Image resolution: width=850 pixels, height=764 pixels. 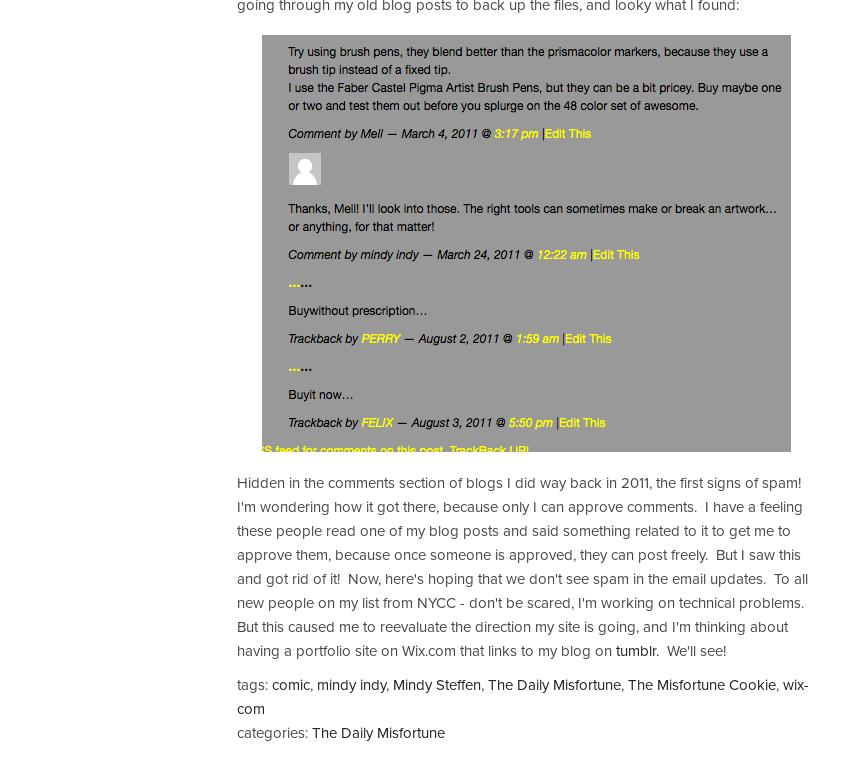 What do you see at coordinates (290, 684) in the screenshot?
I see `'comic'` at bounding box center [290, 684].